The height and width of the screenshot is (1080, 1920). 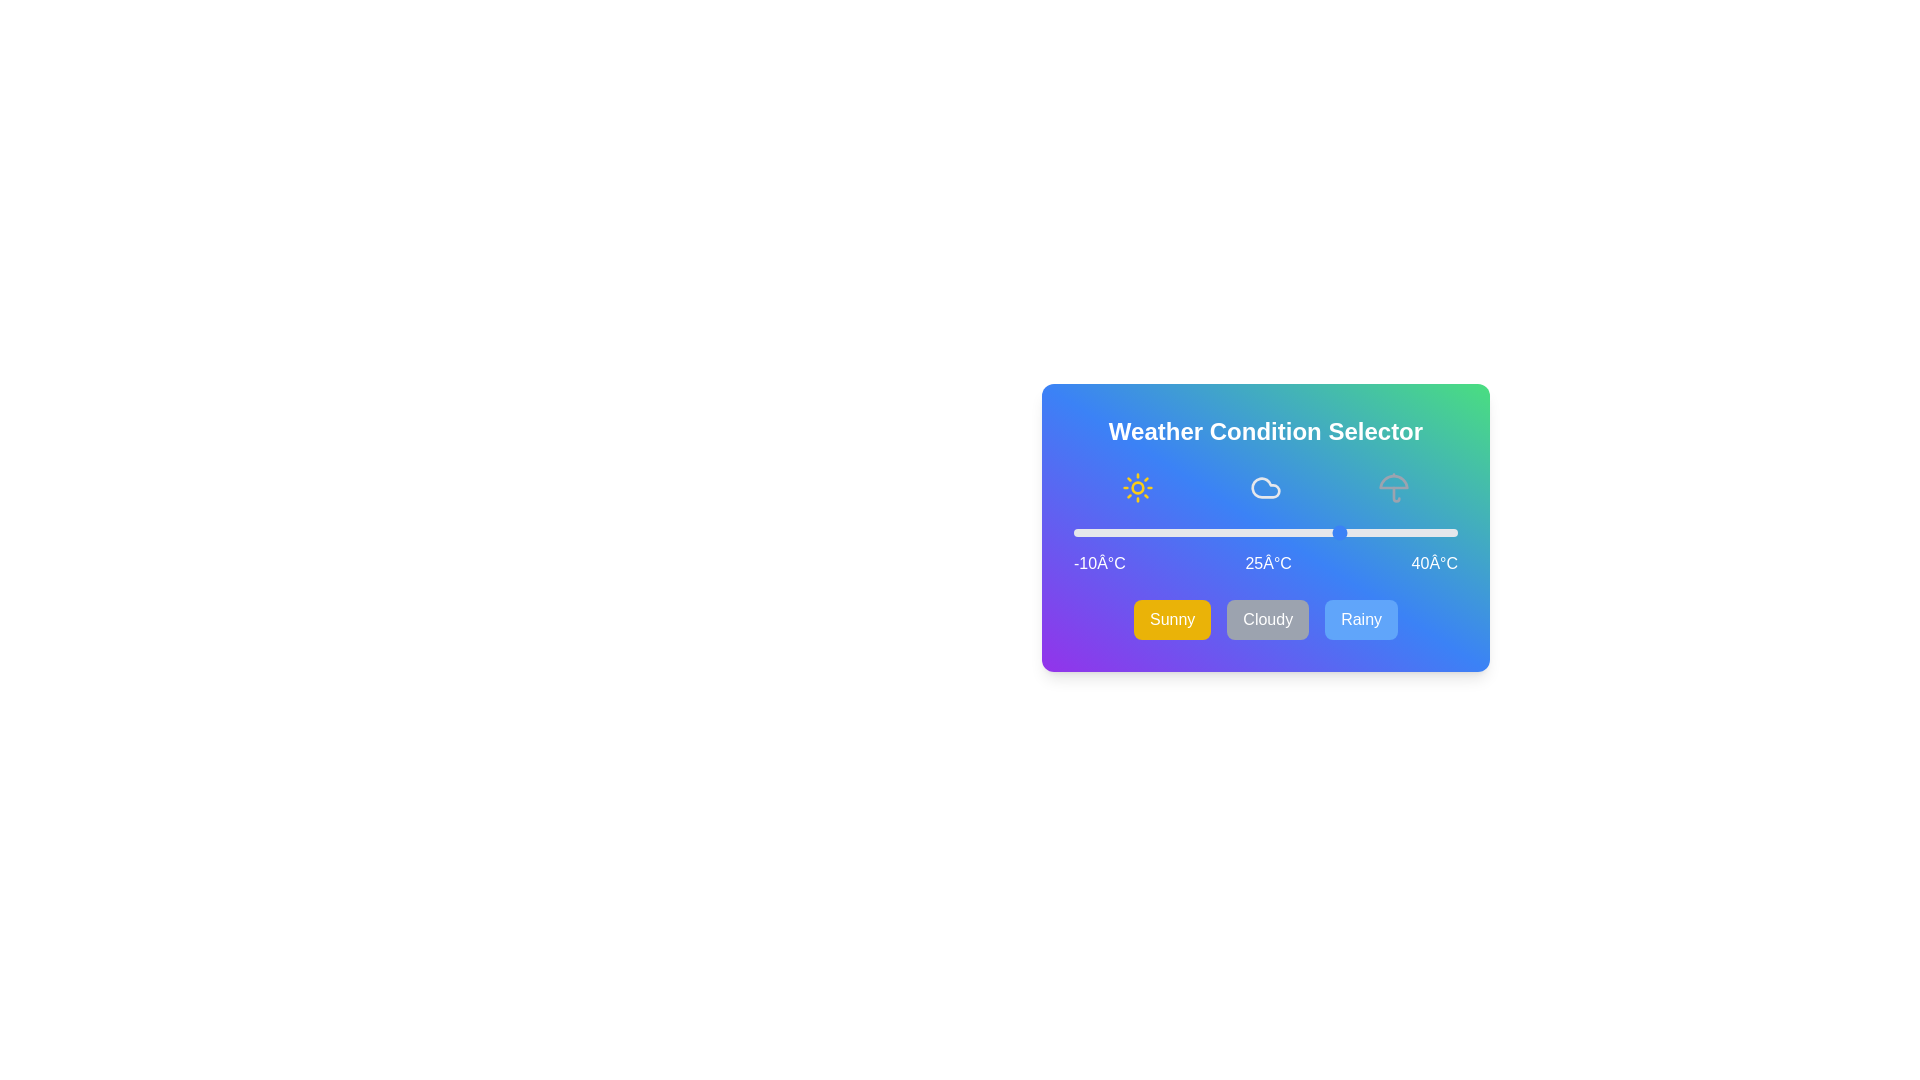 I want to click on the temperature slider to 27°C, so click(x=1358, y=531).